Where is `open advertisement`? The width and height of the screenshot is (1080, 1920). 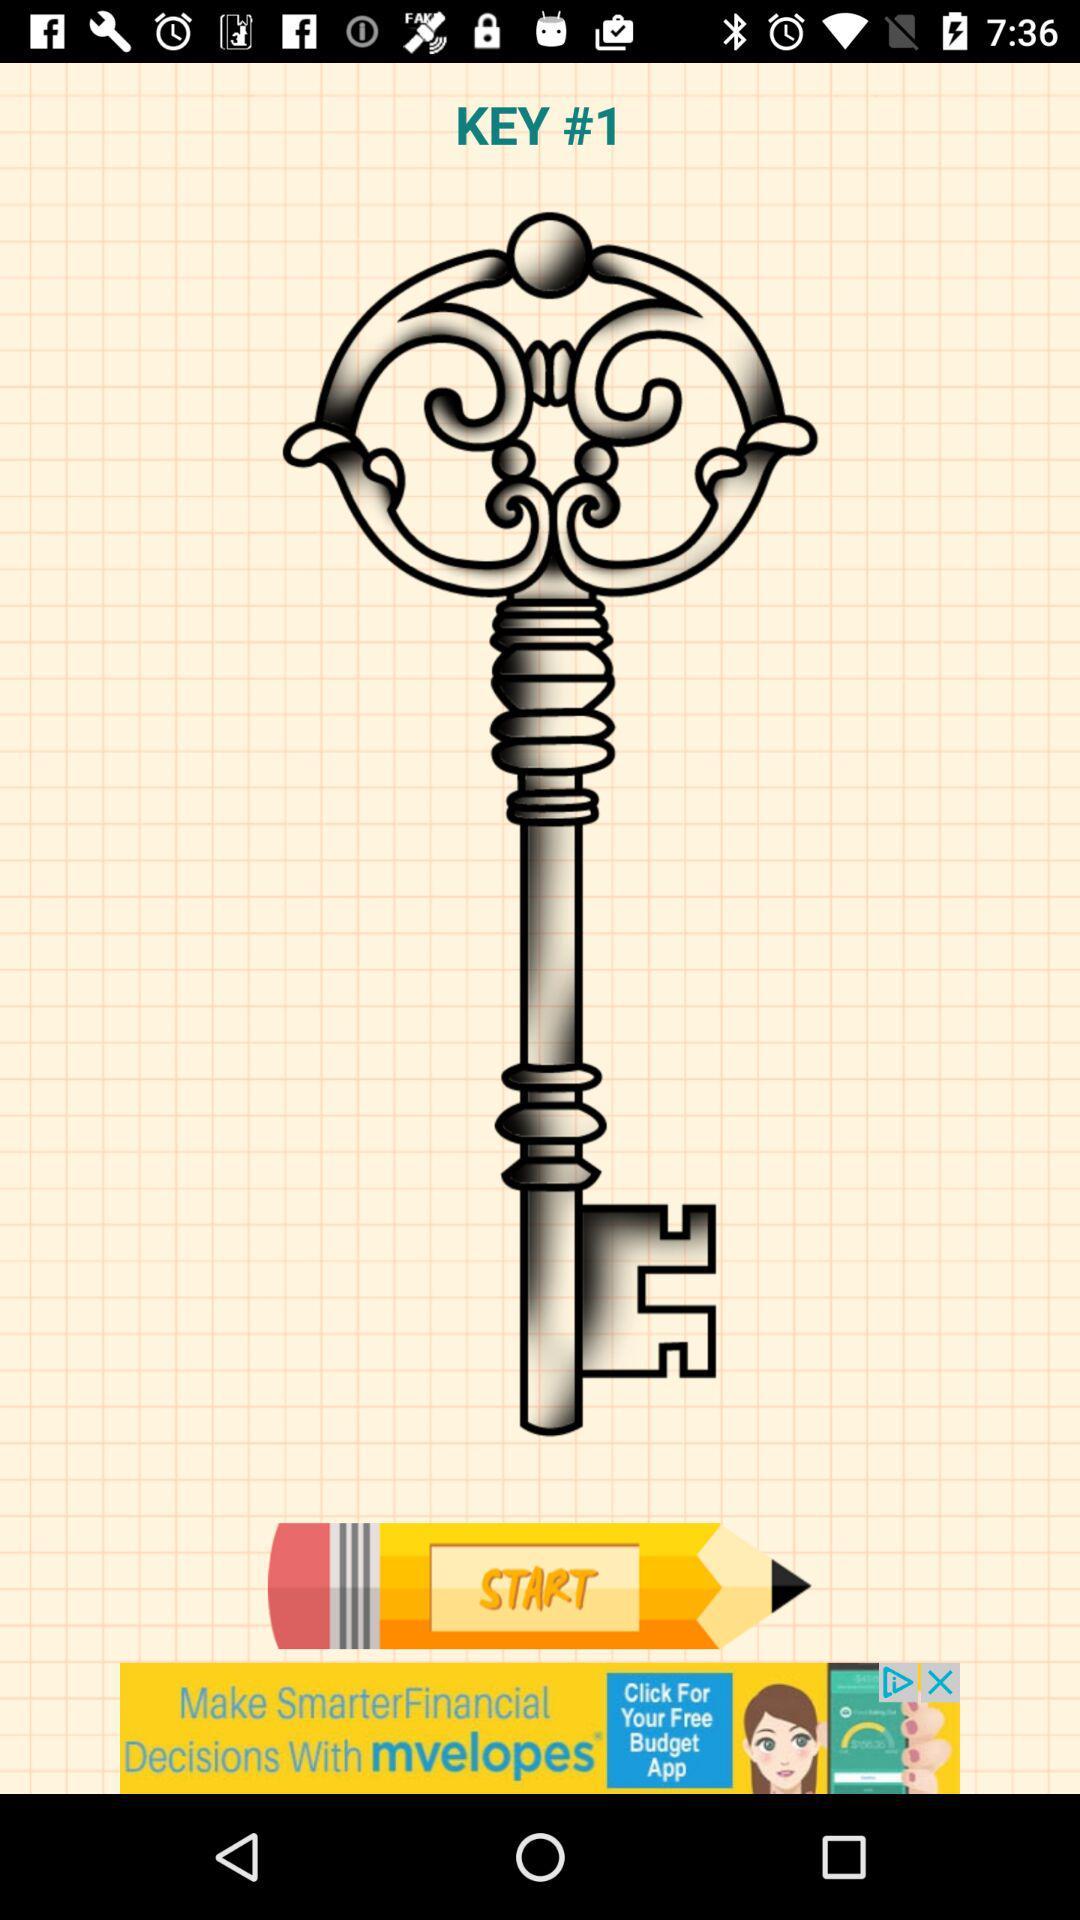
open advertisement is located at coordinates (540, 1727).